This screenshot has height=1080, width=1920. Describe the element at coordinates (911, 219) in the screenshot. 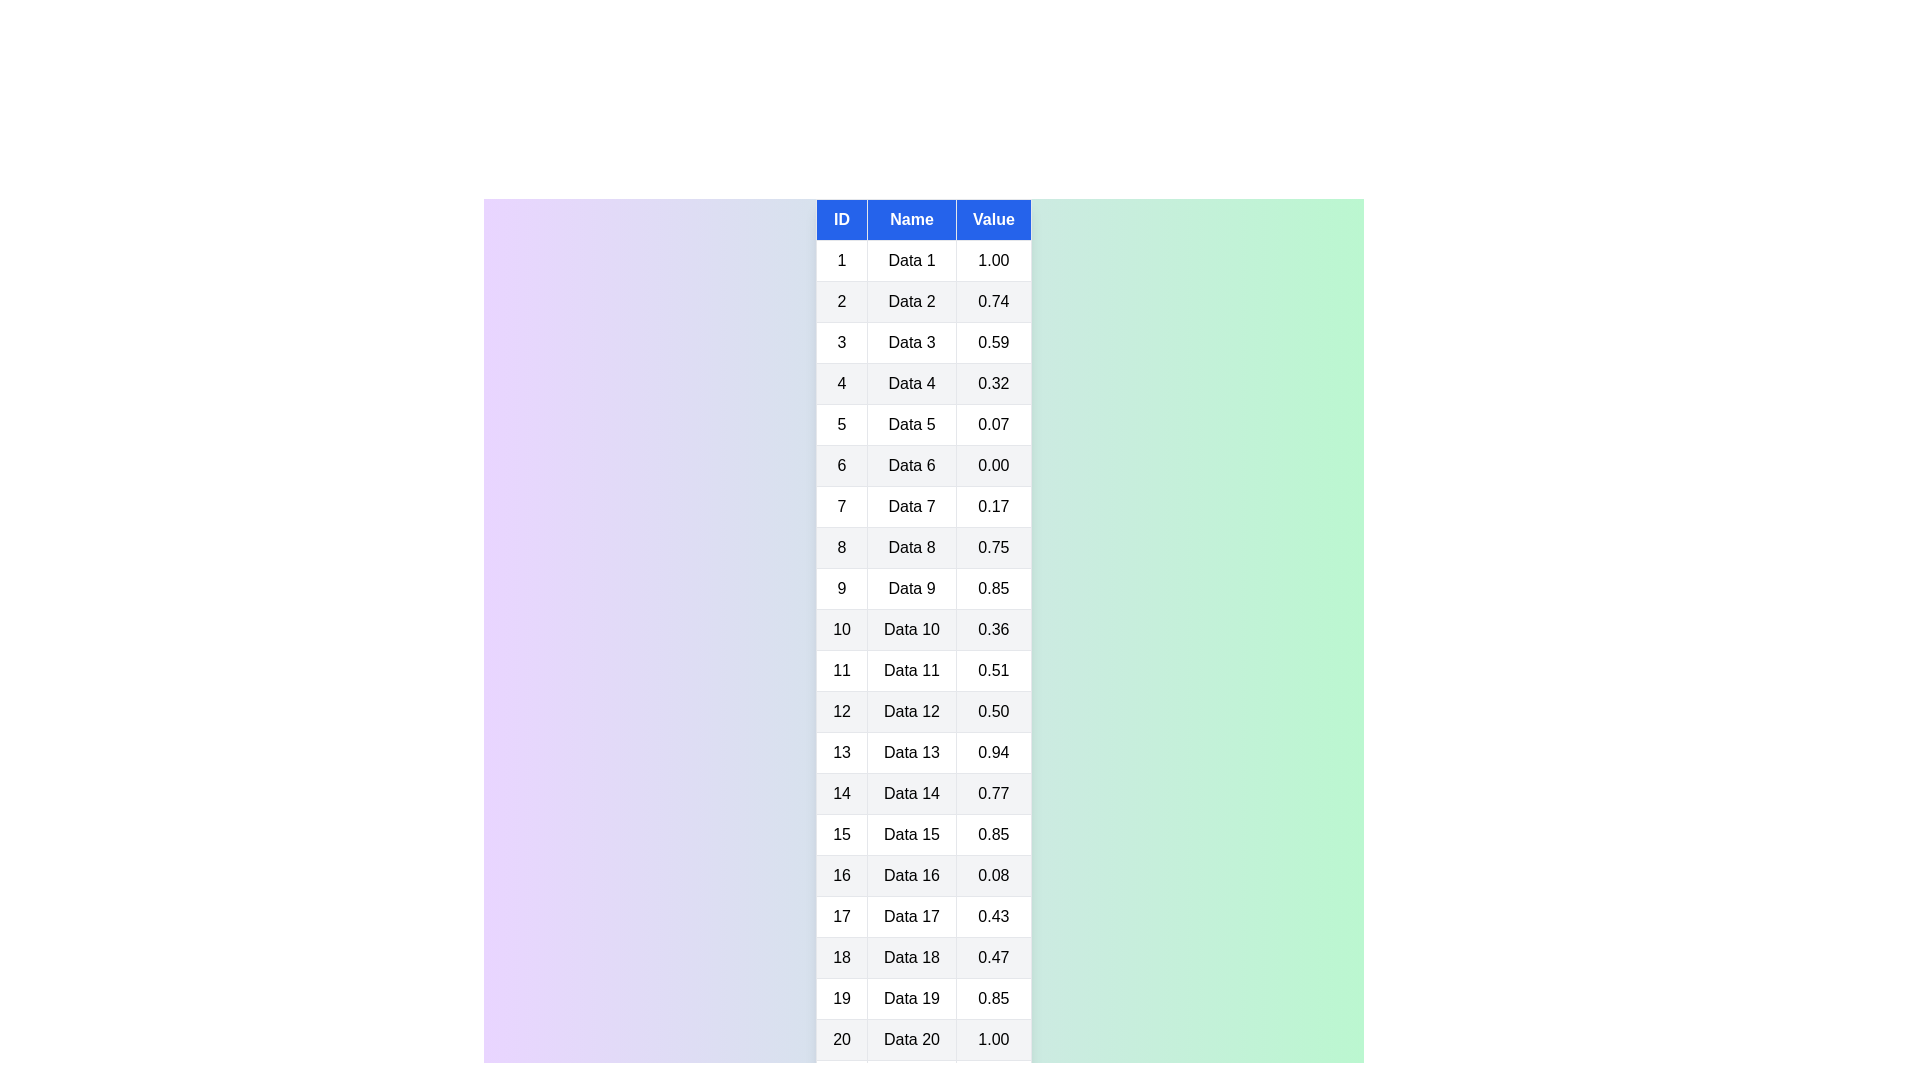

I see `the table header Name to sort the table` at that location.